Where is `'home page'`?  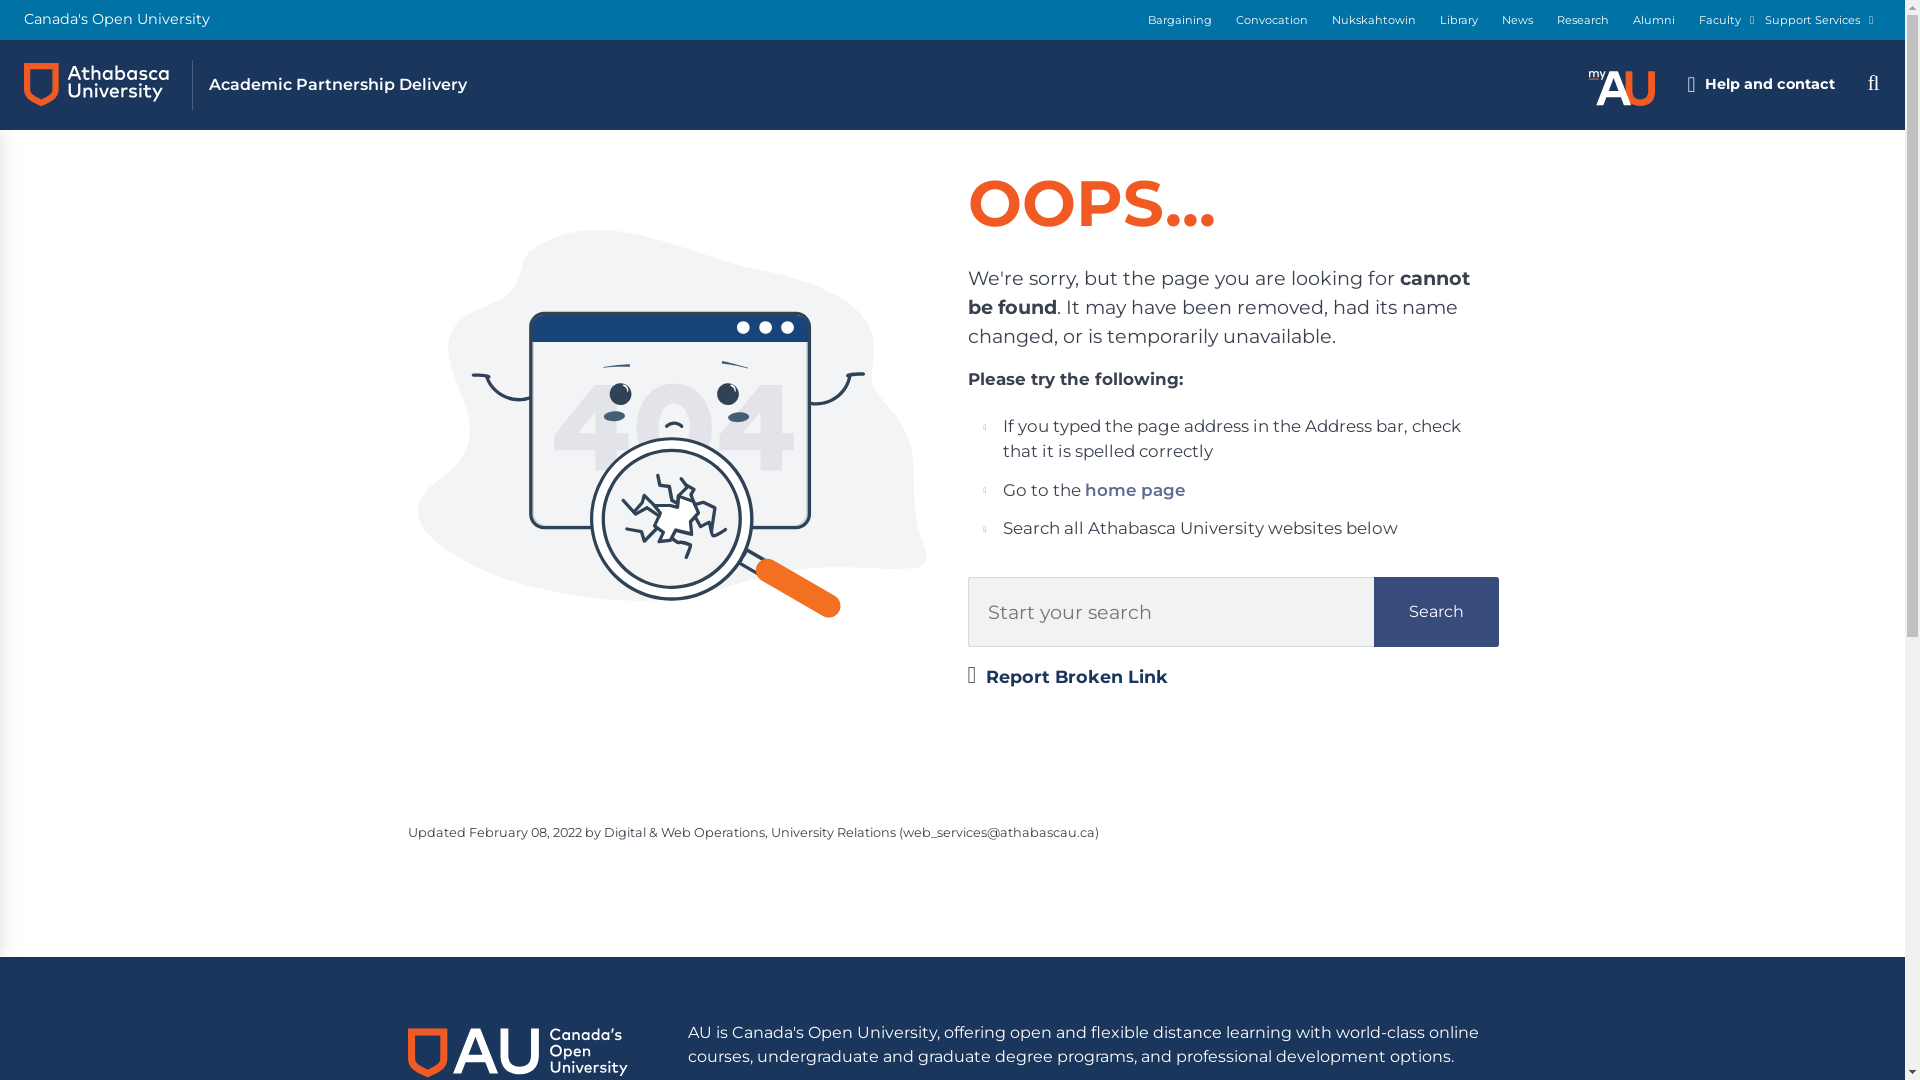
'home page' is located at coordinates (1134, 489).